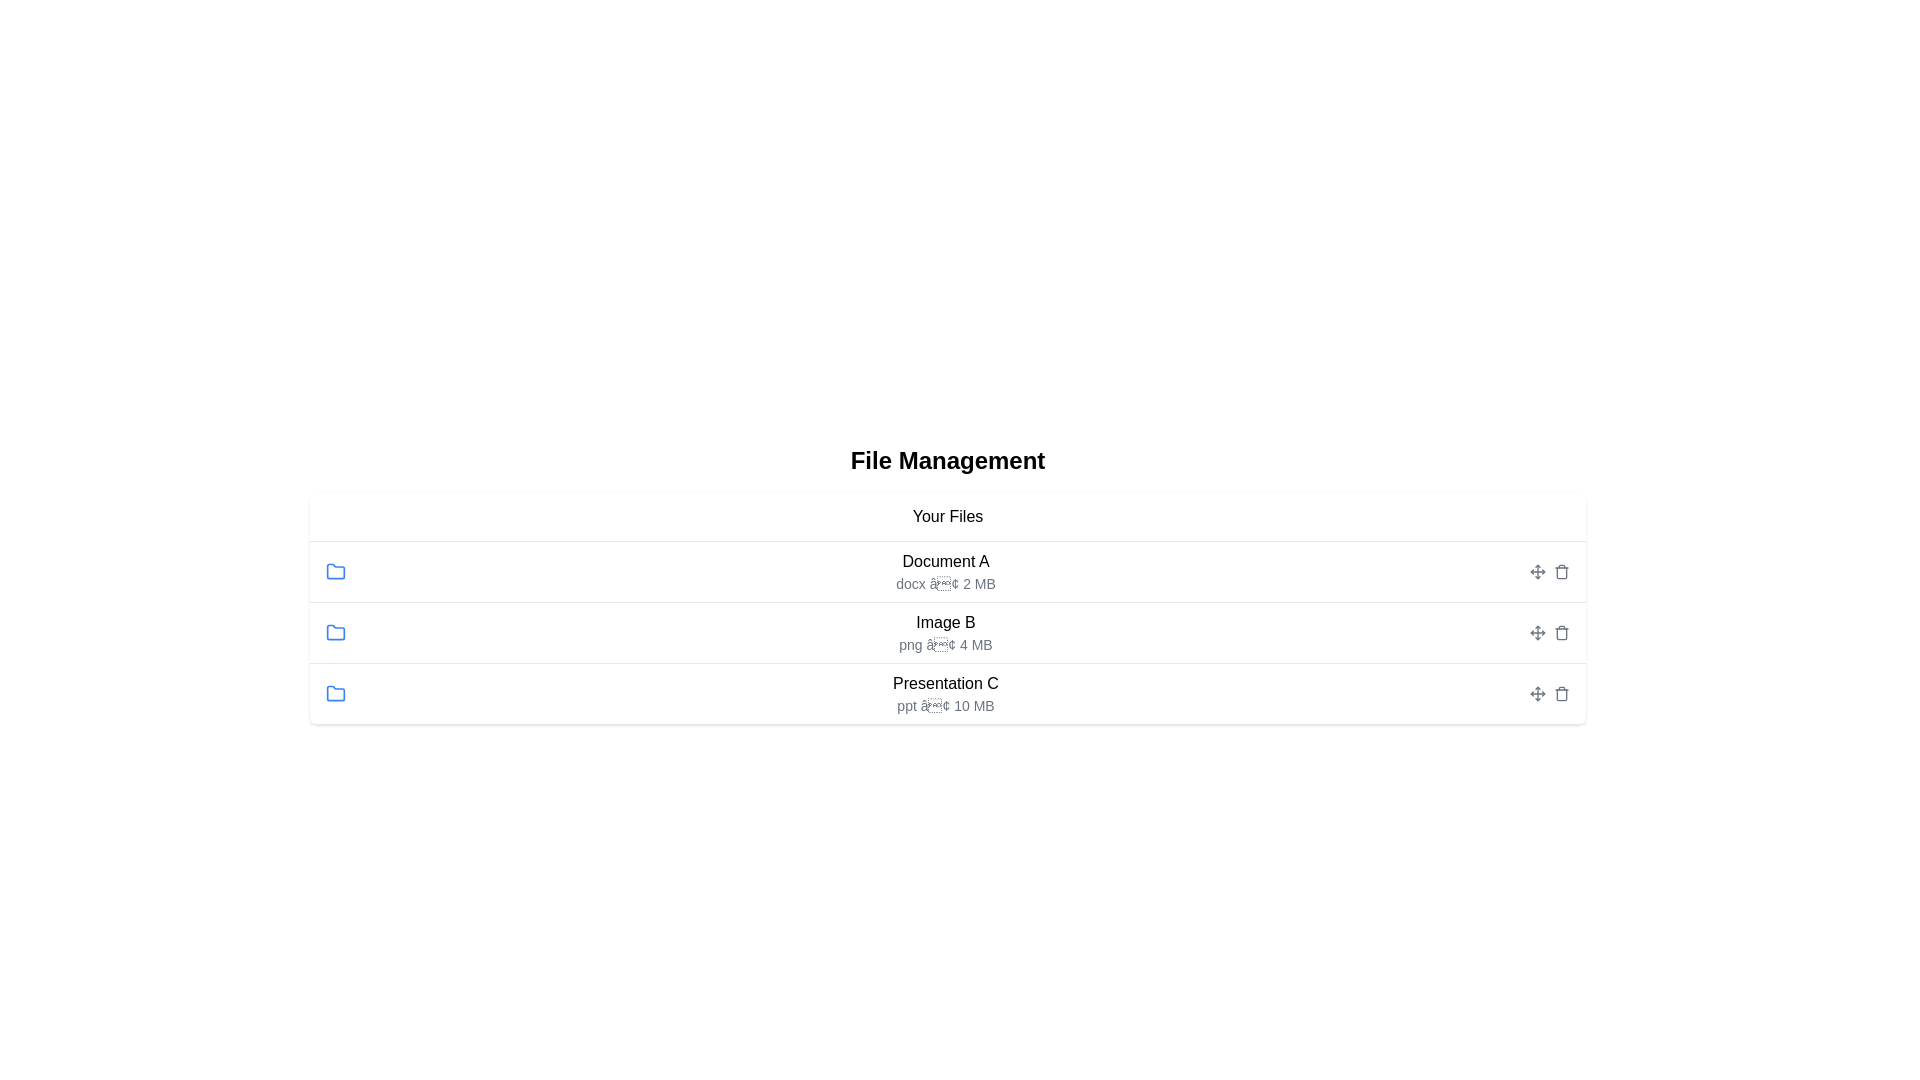 The image size is (1920, 1080). What do you see at coordinates (1536, 571) in the screenshot?
I see `and drag the first icon in the horizontal group on the right side of the 'Presentation C' file to reorder items` at bounding box center [1536, 571].